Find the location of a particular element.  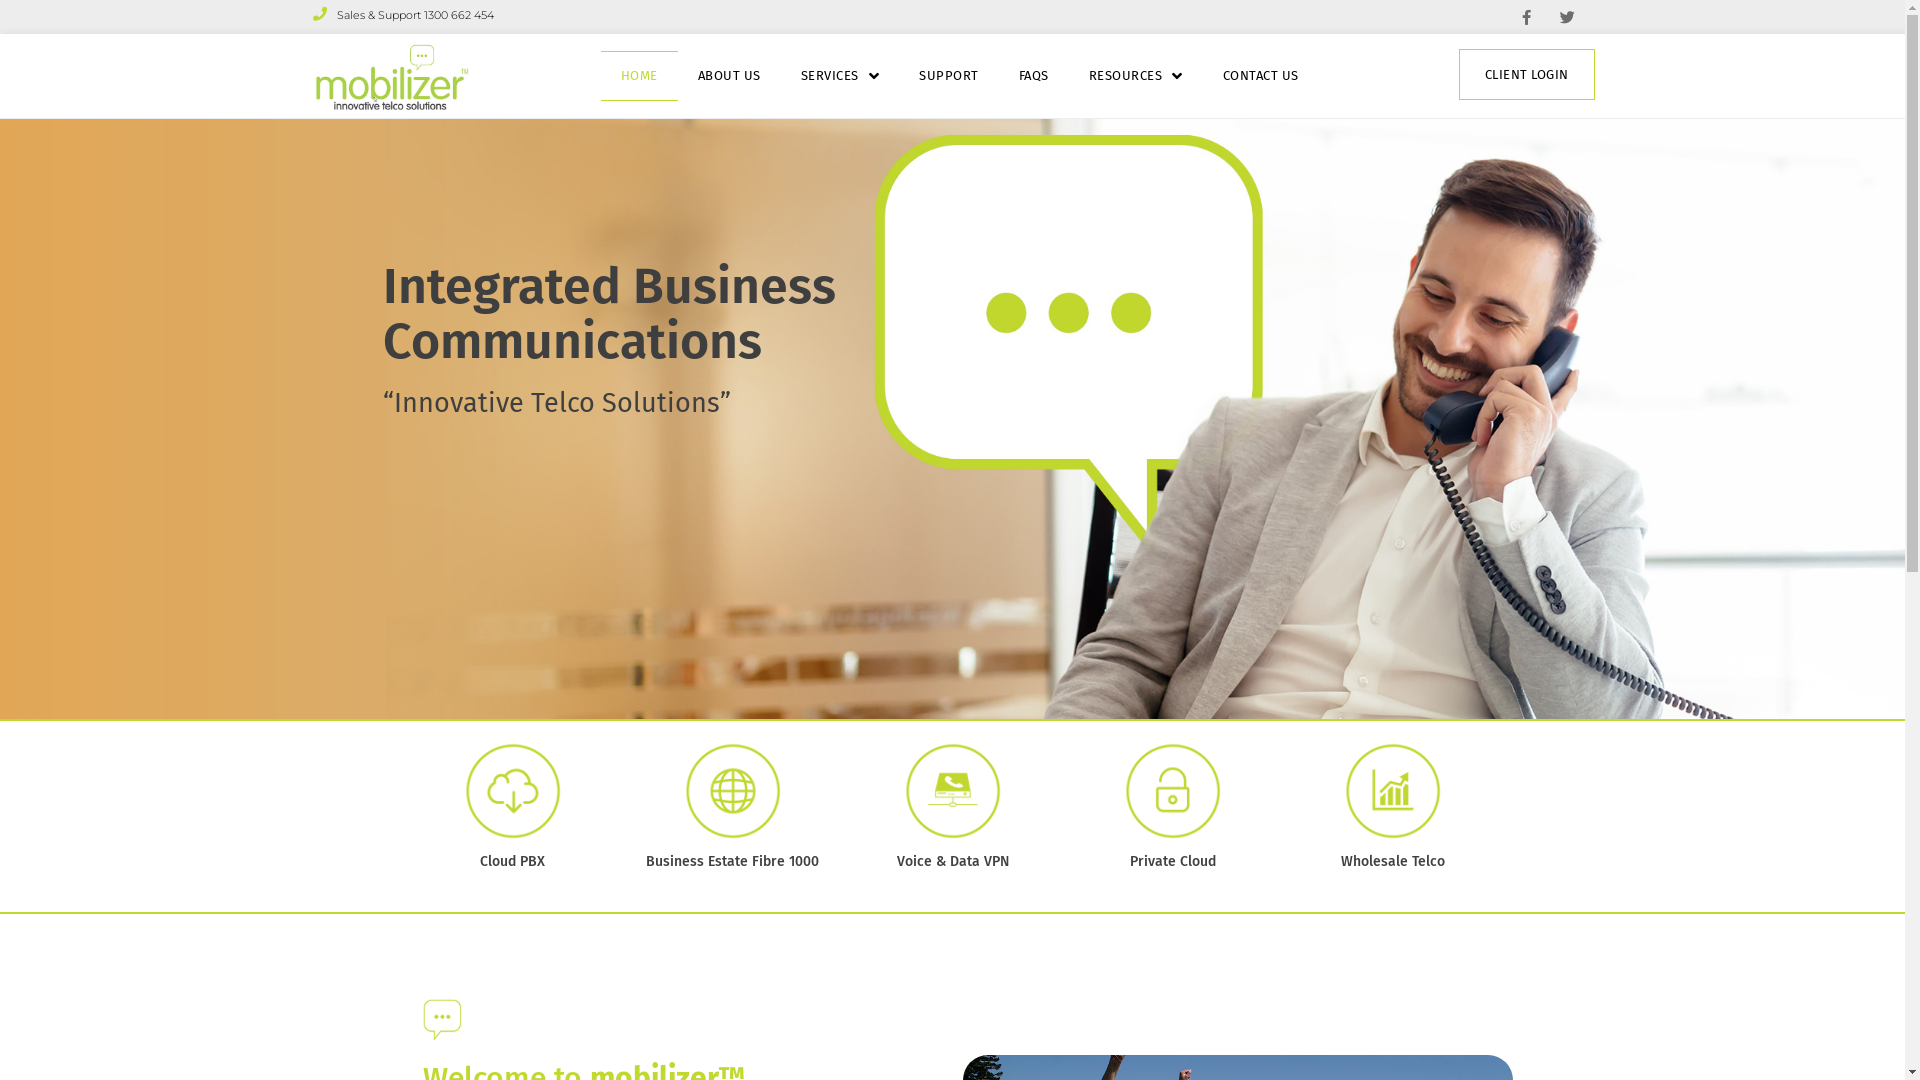

'CONTACT US' is located at coordinates (1260, 75).